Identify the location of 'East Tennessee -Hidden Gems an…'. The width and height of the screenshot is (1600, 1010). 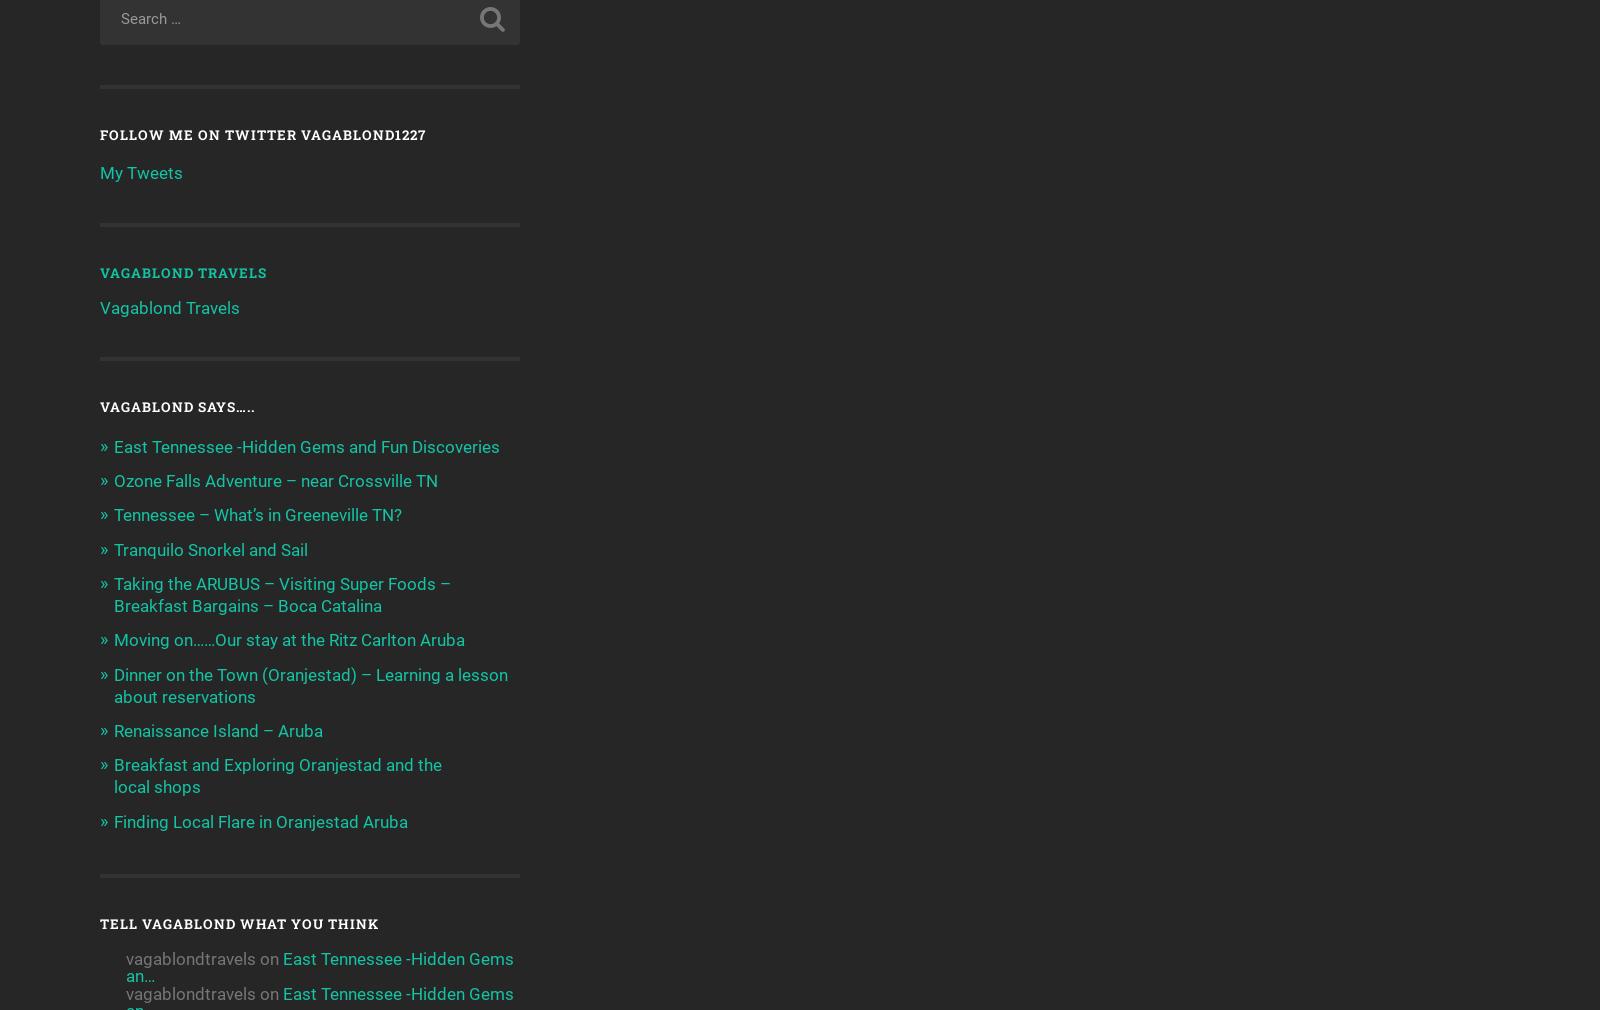
(125, 967).